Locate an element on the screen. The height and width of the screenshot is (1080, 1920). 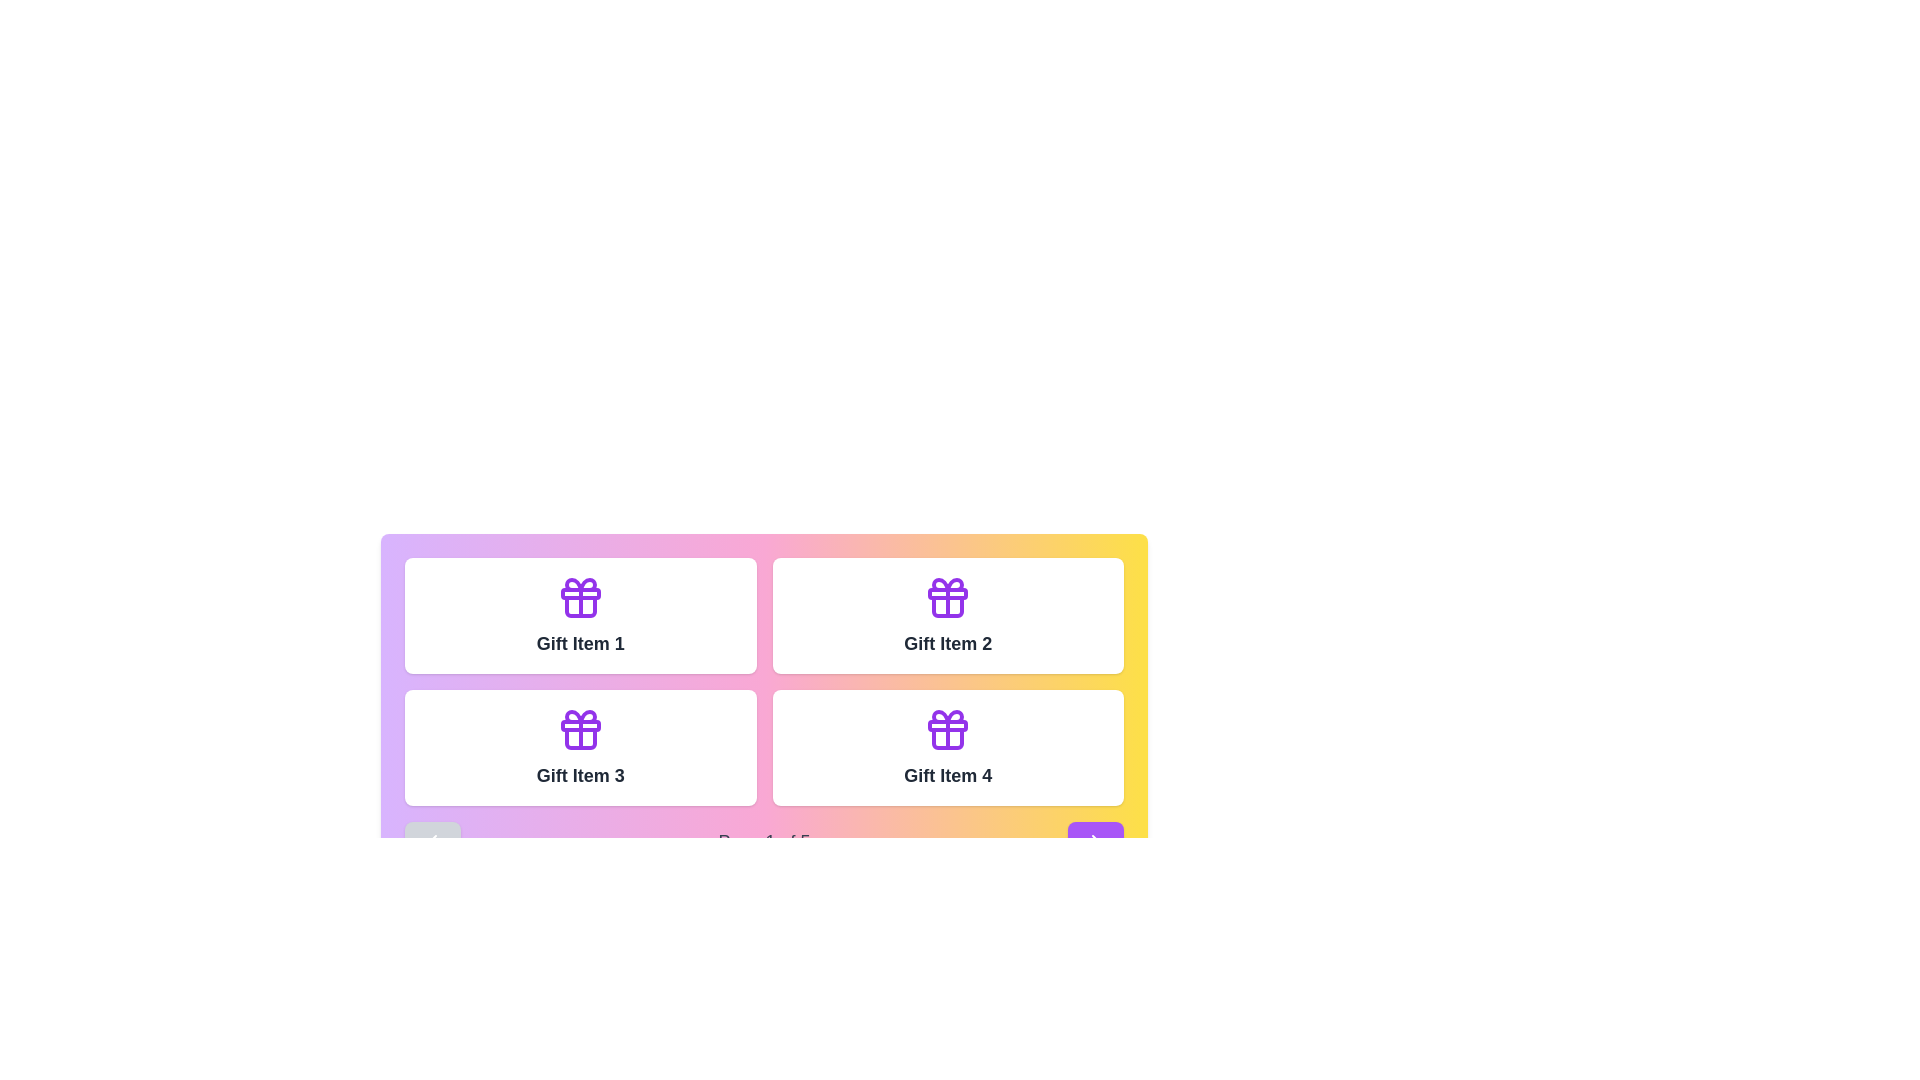
the decorative vector graphic at the top-center of the gift icon labeled 'Gift Item 1', which enhances the illustration of the present is located at coordinates (579, 585).